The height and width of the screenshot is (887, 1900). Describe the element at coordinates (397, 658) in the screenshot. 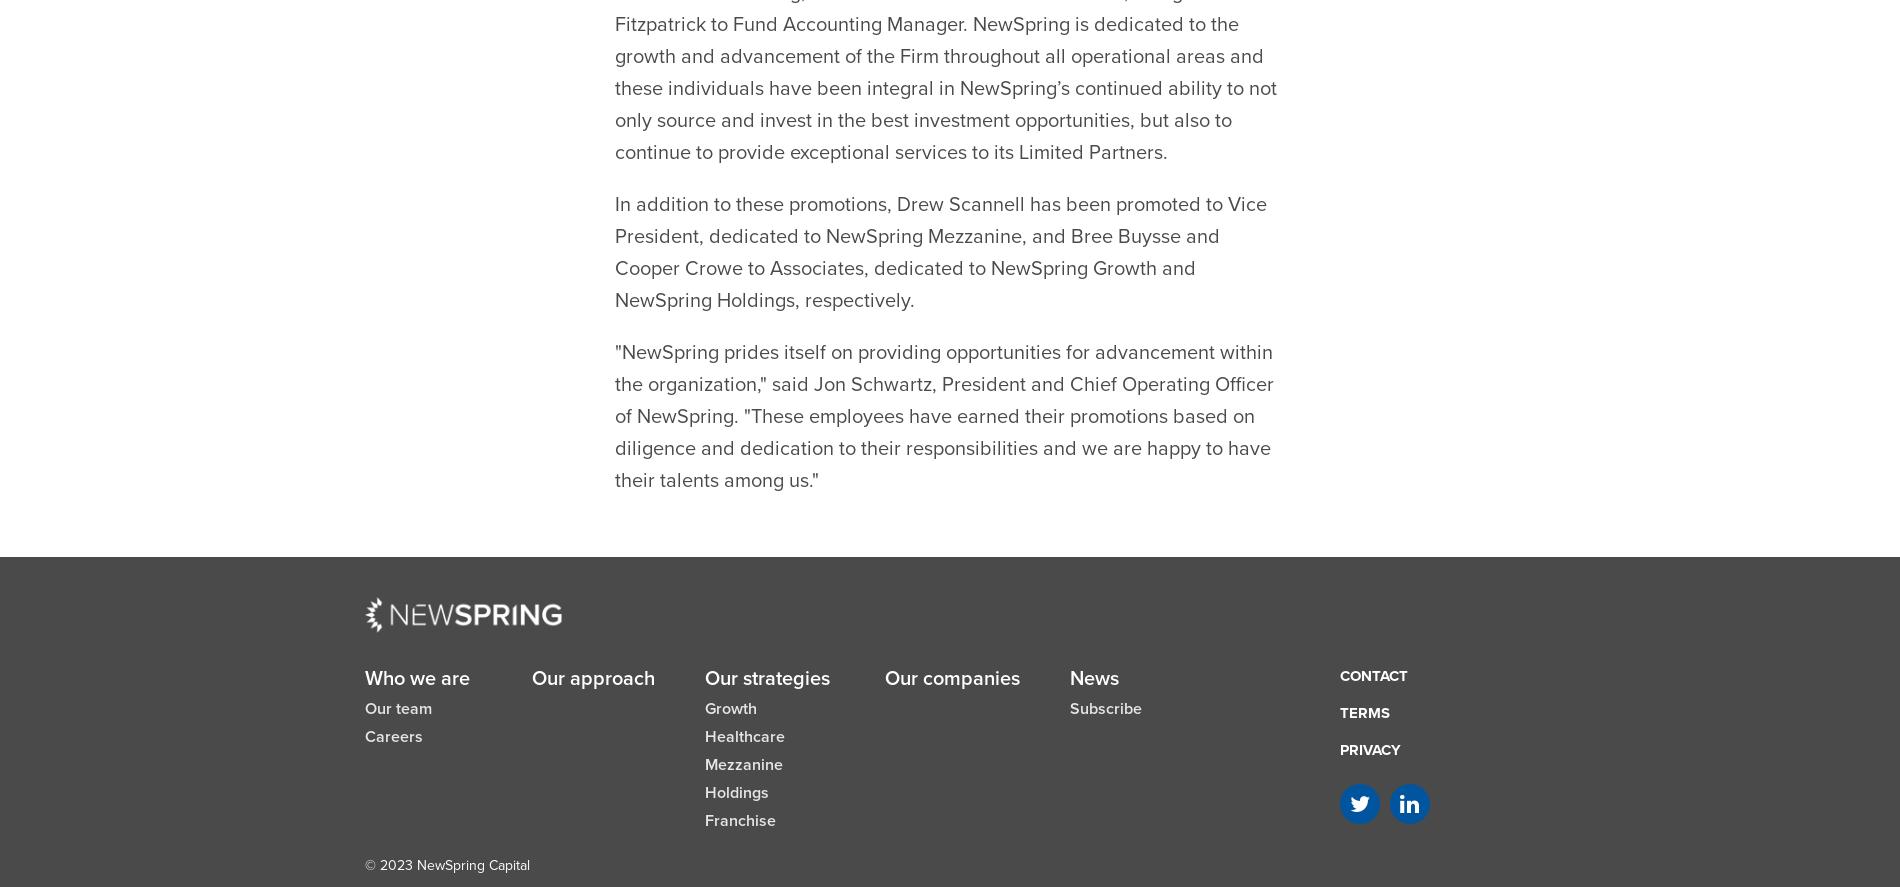

I see `'Our team'` at that location.